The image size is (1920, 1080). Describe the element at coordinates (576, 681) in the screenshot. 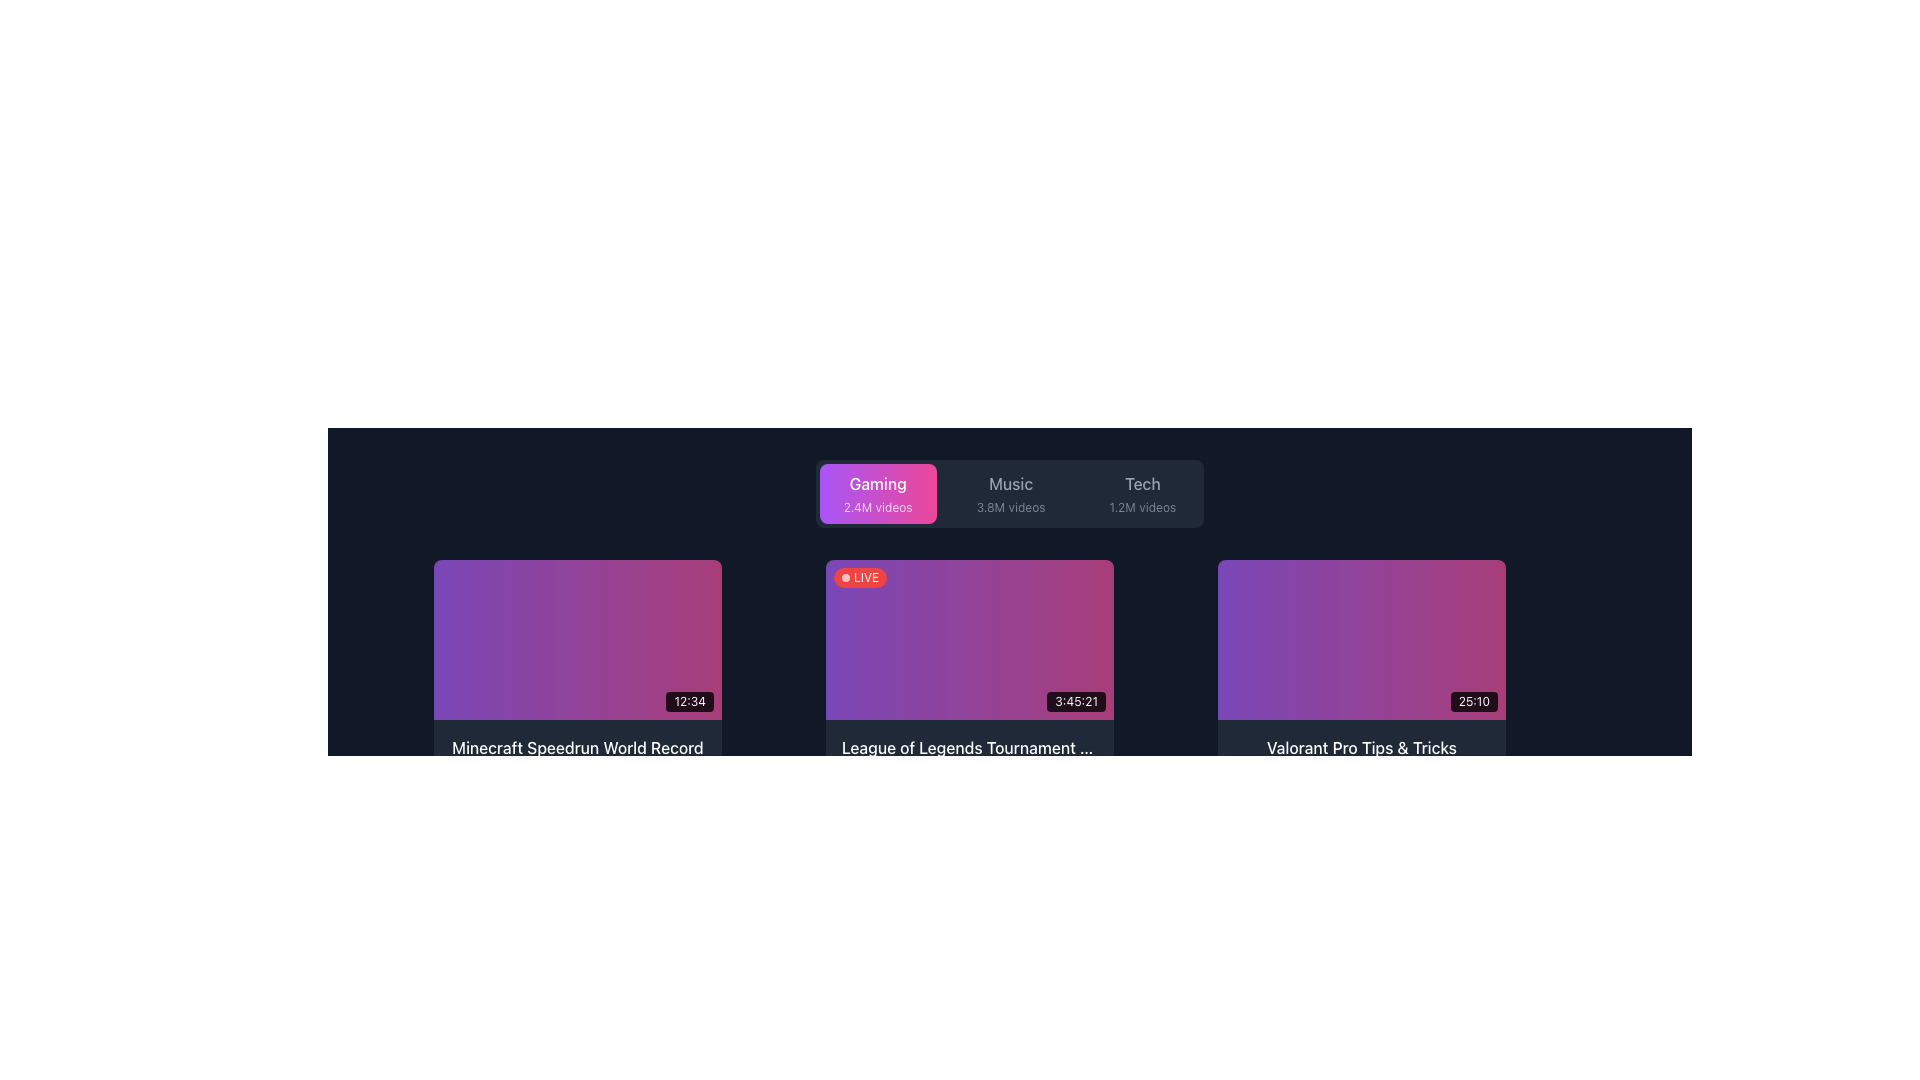

I see `the video preview card displaying 'Minecraft Speedrun World Record'` at that location.